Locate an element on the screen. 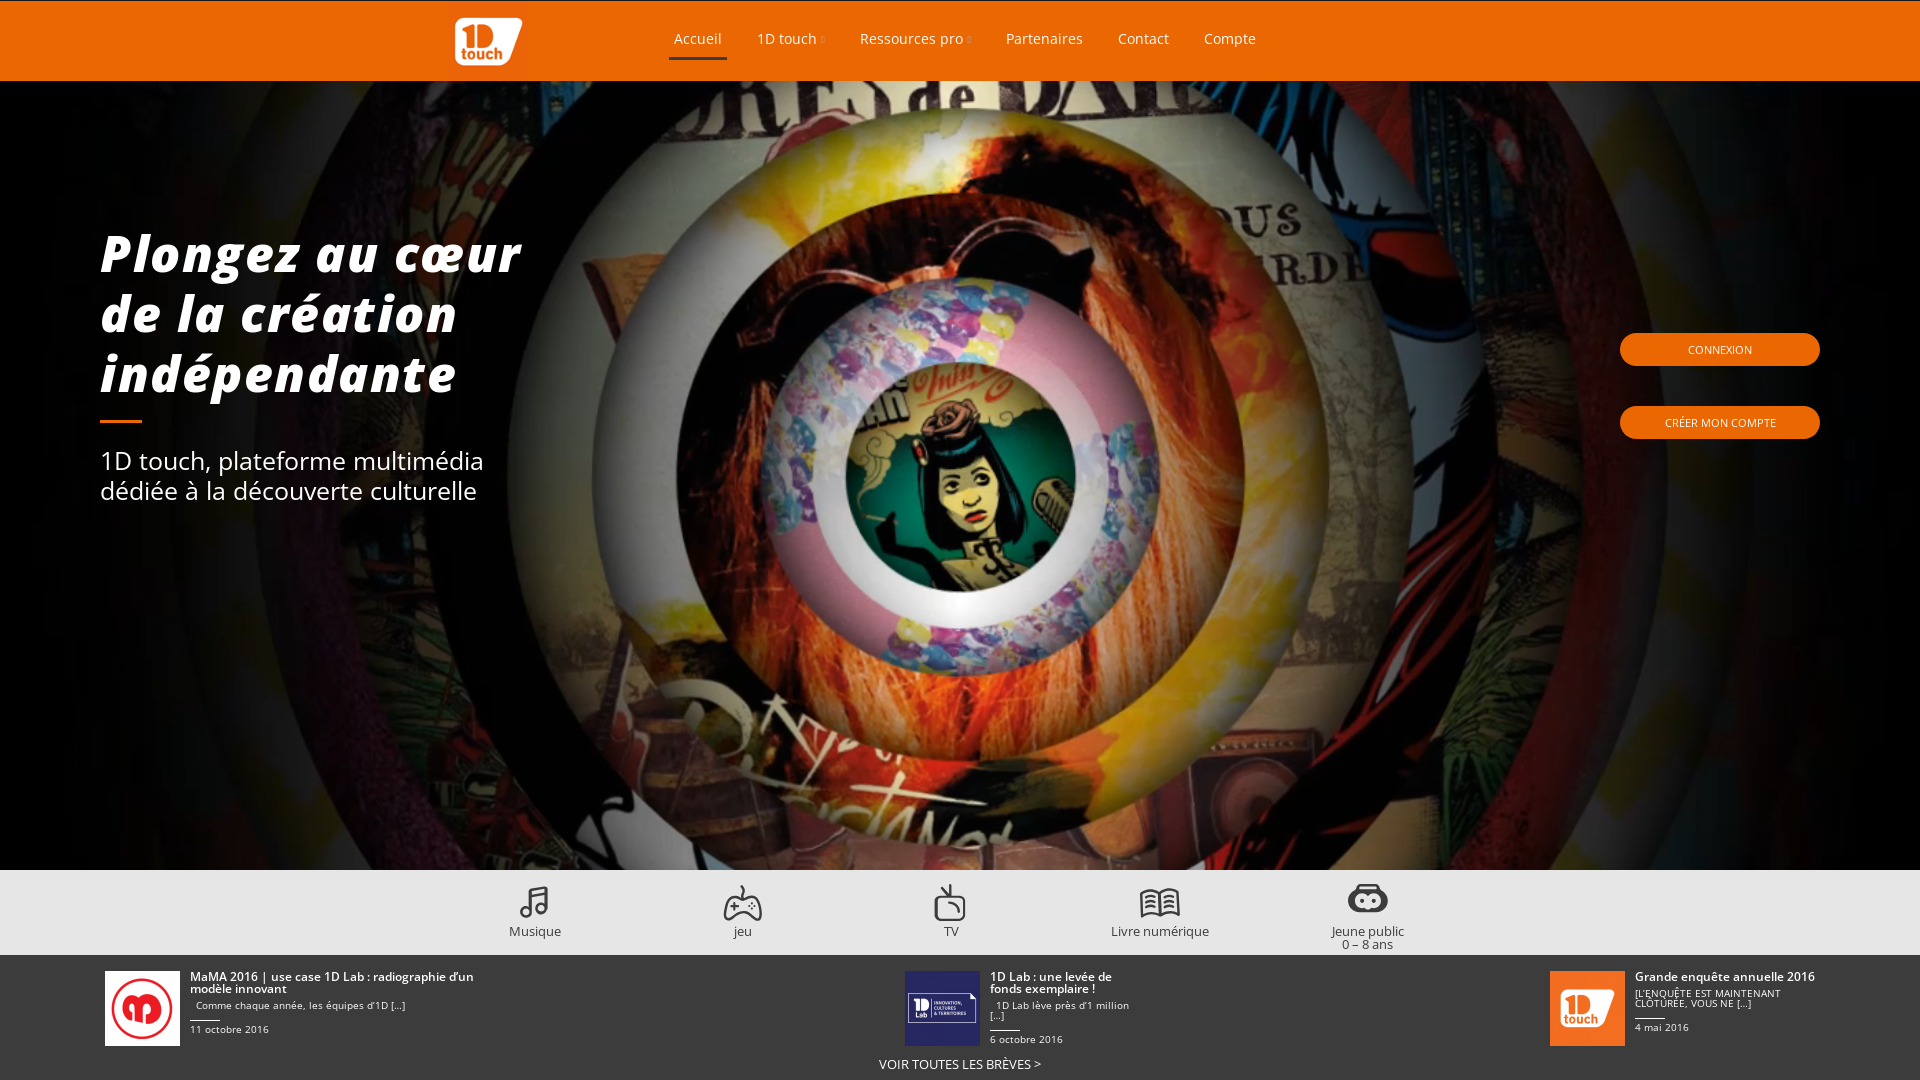 This screenshot has width=1920, height=1080. 'Accueil' is located at coordinates (697, 42).